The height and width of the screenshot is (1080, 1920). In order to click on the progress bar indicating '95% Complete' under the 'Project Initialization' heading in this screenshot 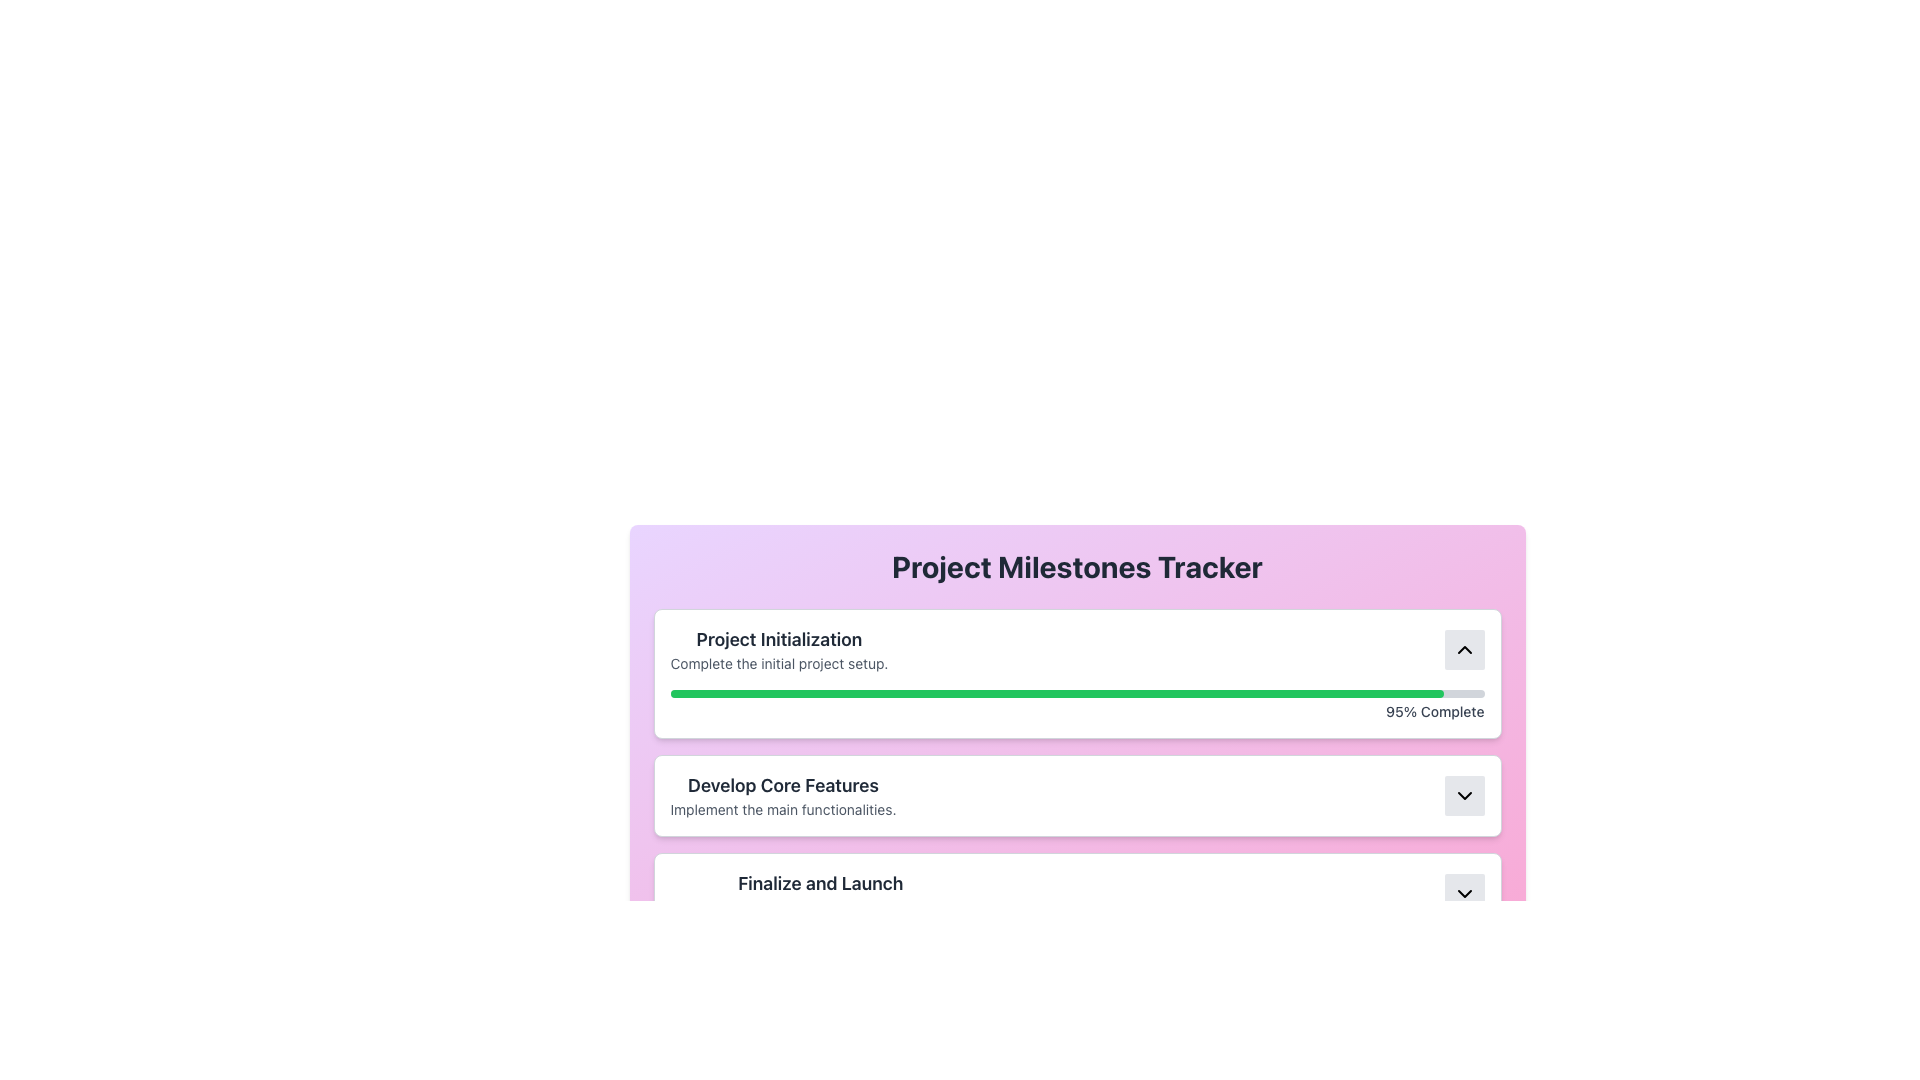, I will do `click(1076, 693)`.